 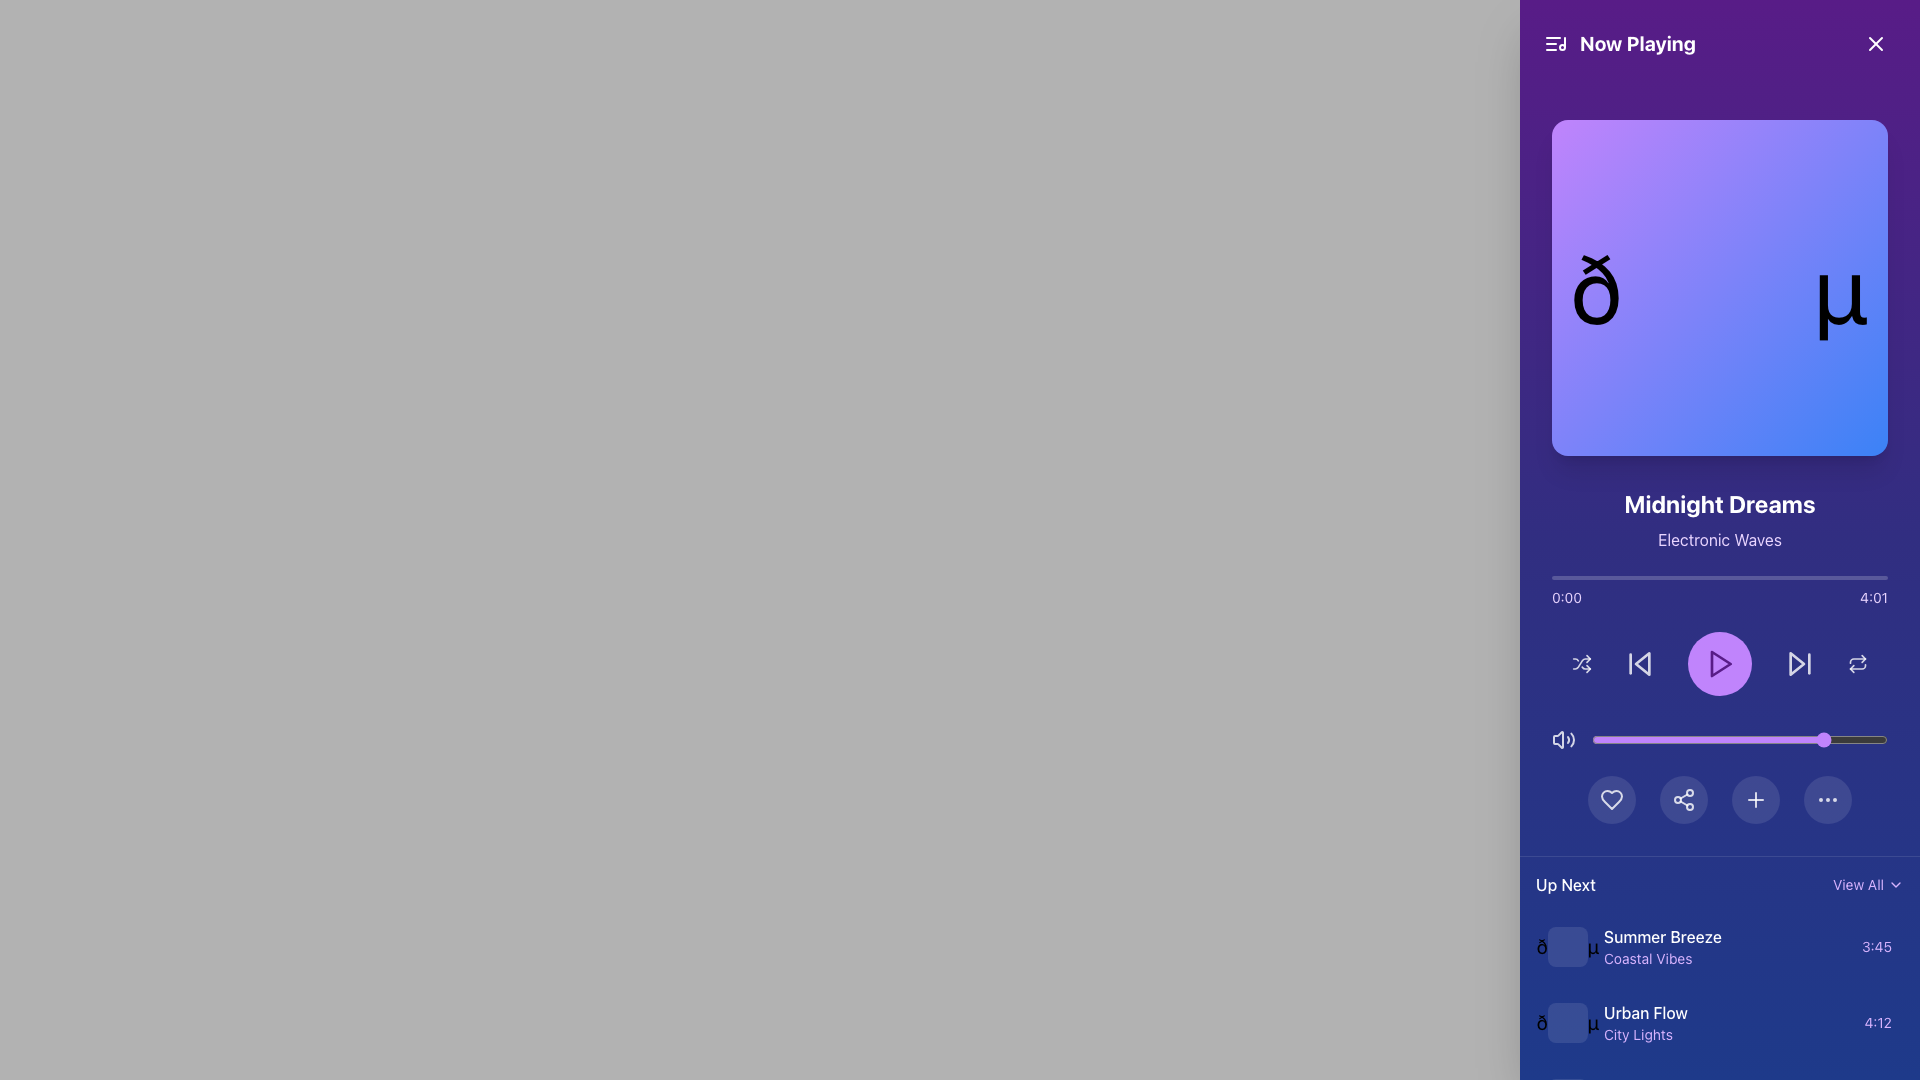 What do you see at coordinates (1640, 663) in the screenshot?
I see `the backward skip button, which is a triangular shape pointing left within a rectangular frame` at bounding box center [1640, 663].